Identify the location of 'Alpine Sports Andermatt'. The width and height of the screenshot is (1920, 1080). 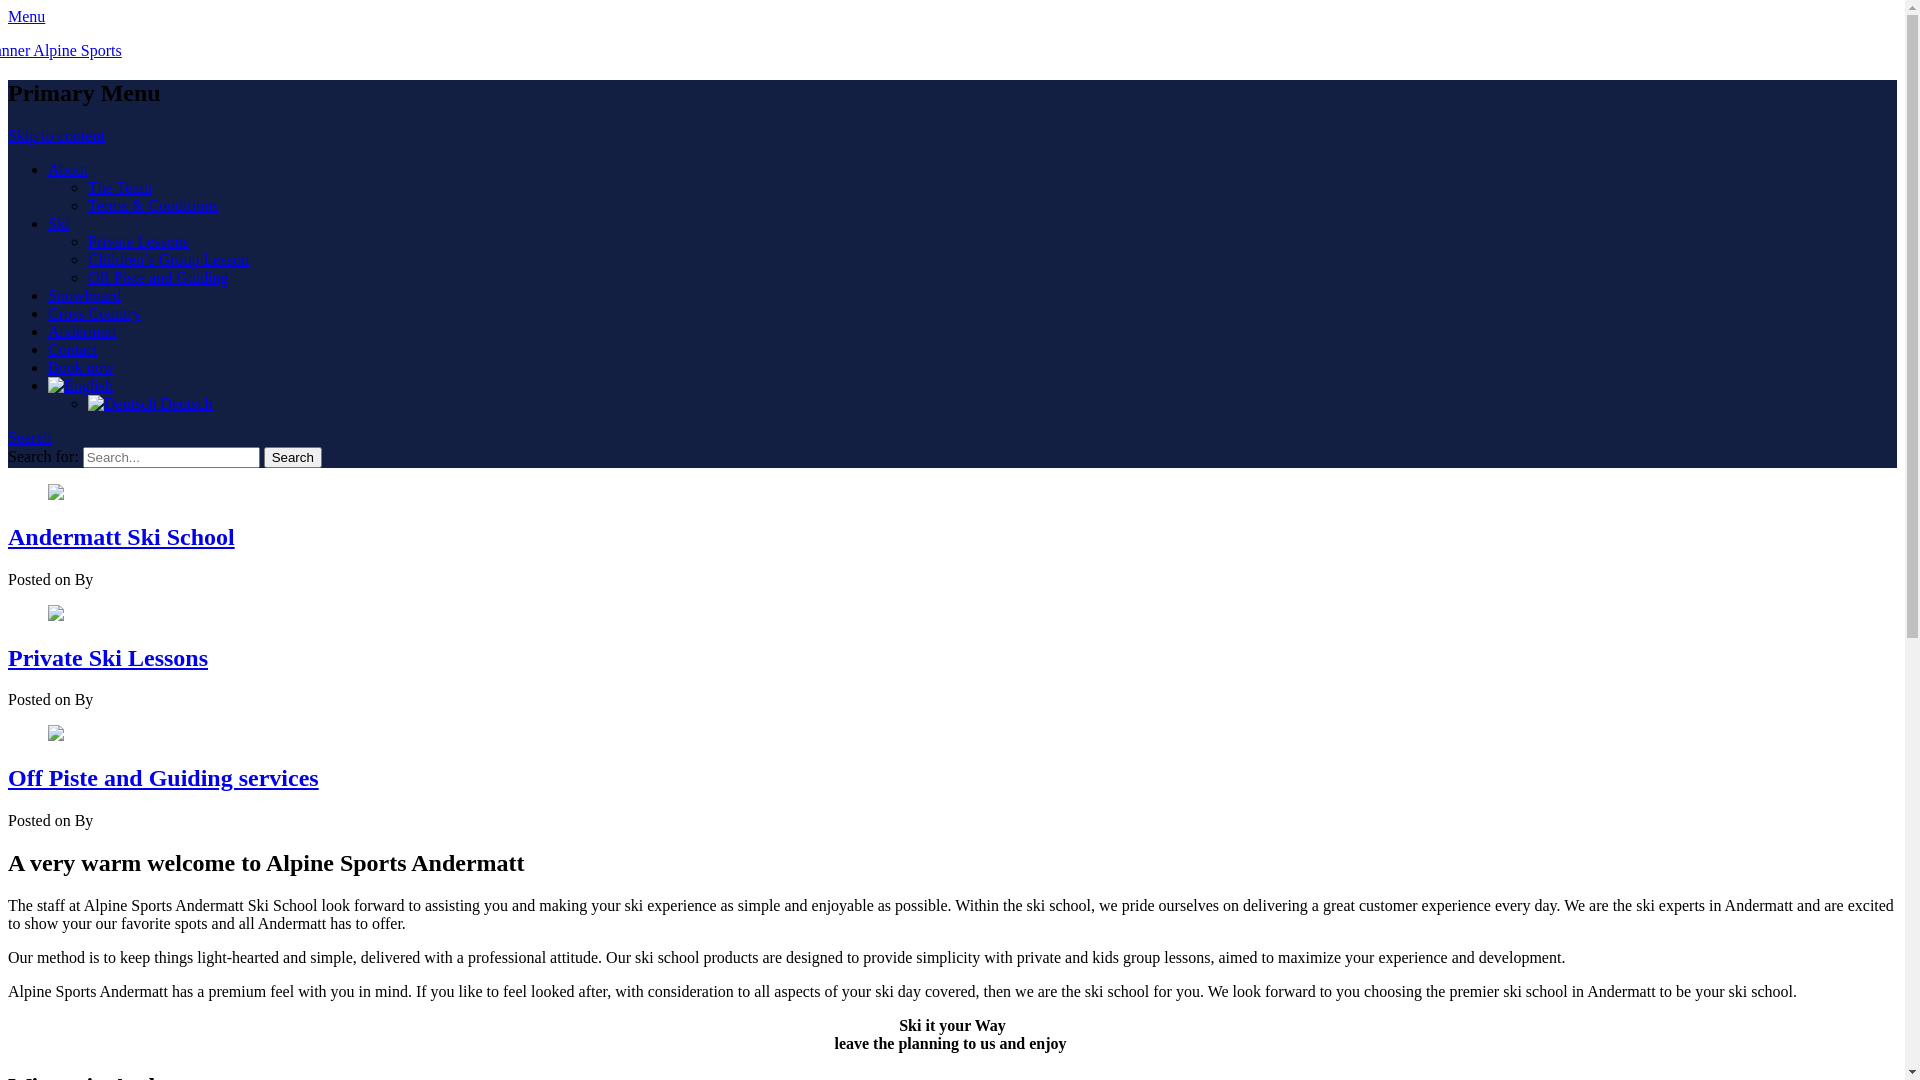
(86, 49).